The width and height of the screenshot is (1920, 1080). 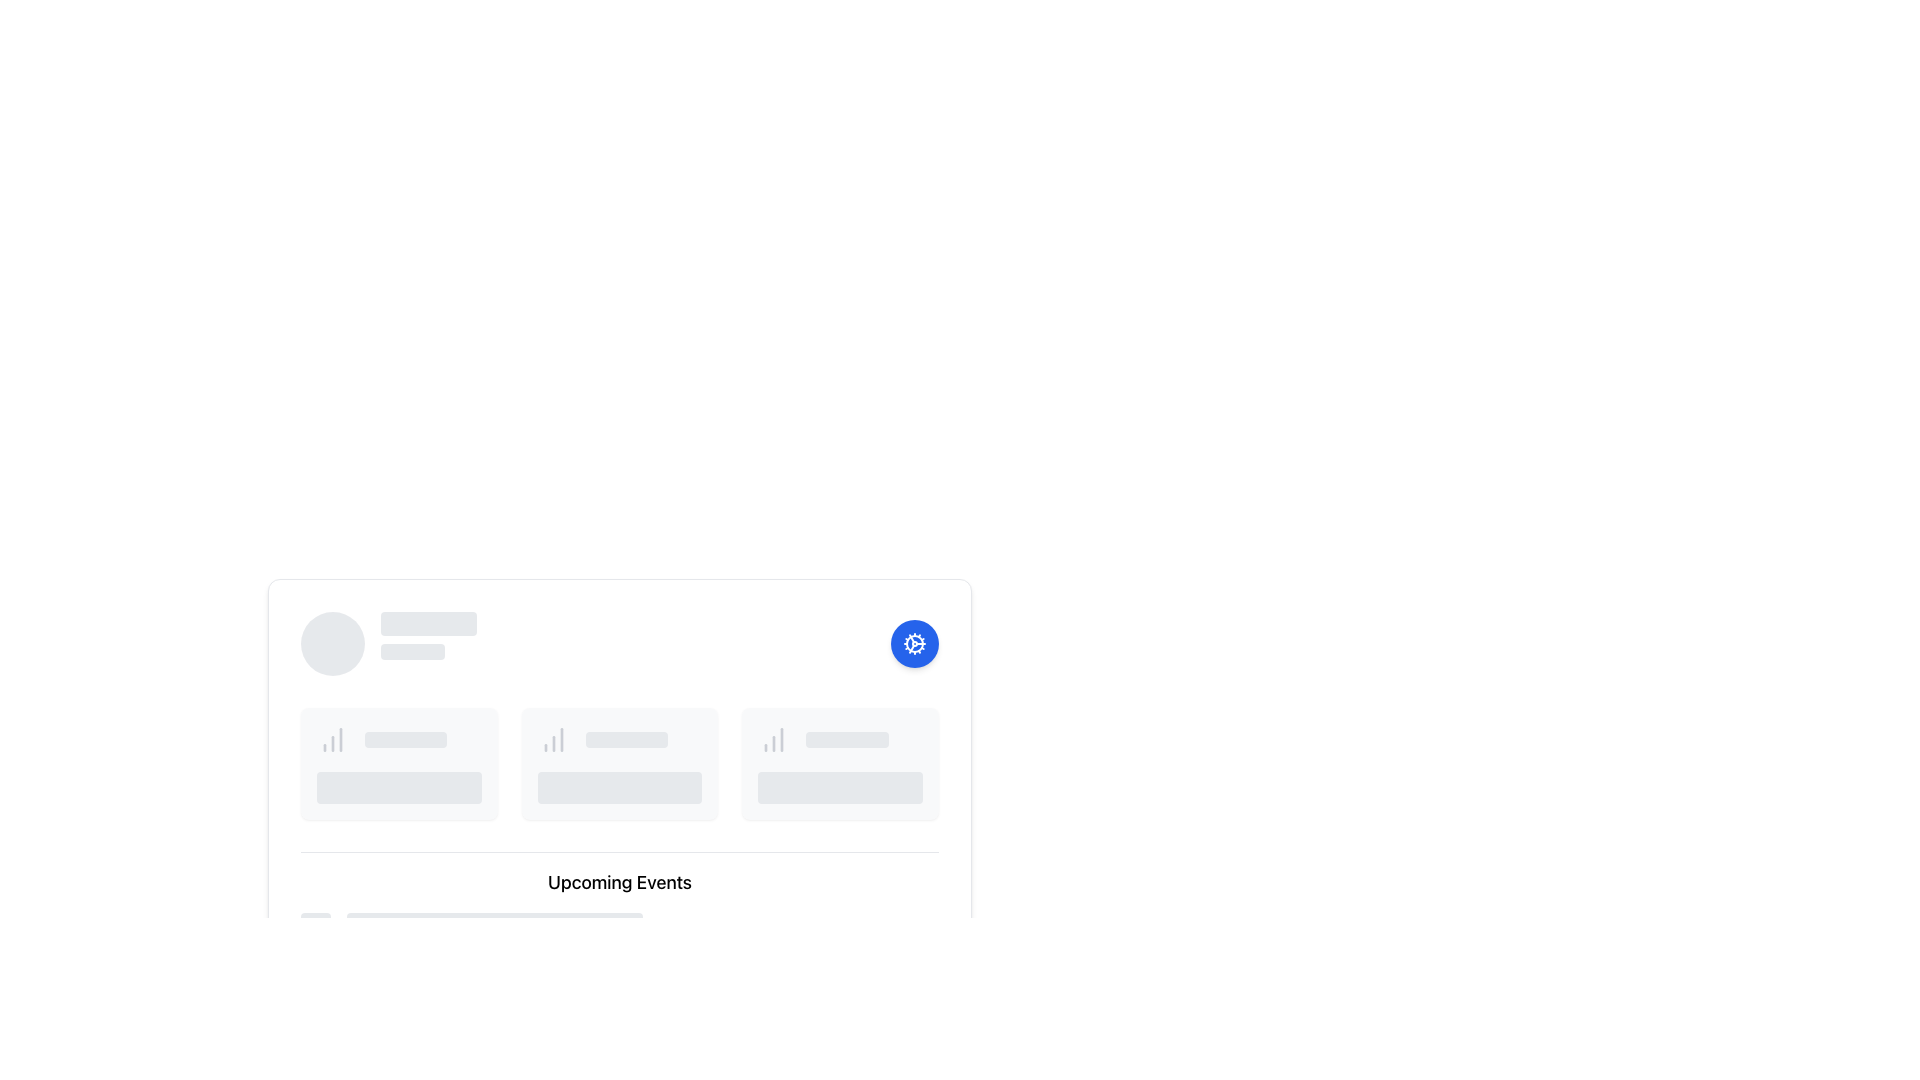 I want to click on the visual content of the Composite element that features a small column chart icon on the left and a gray rectangular placeholder bar on the right, located in the middle of three horizontally aligned boxes, so click(x=618, y=740).